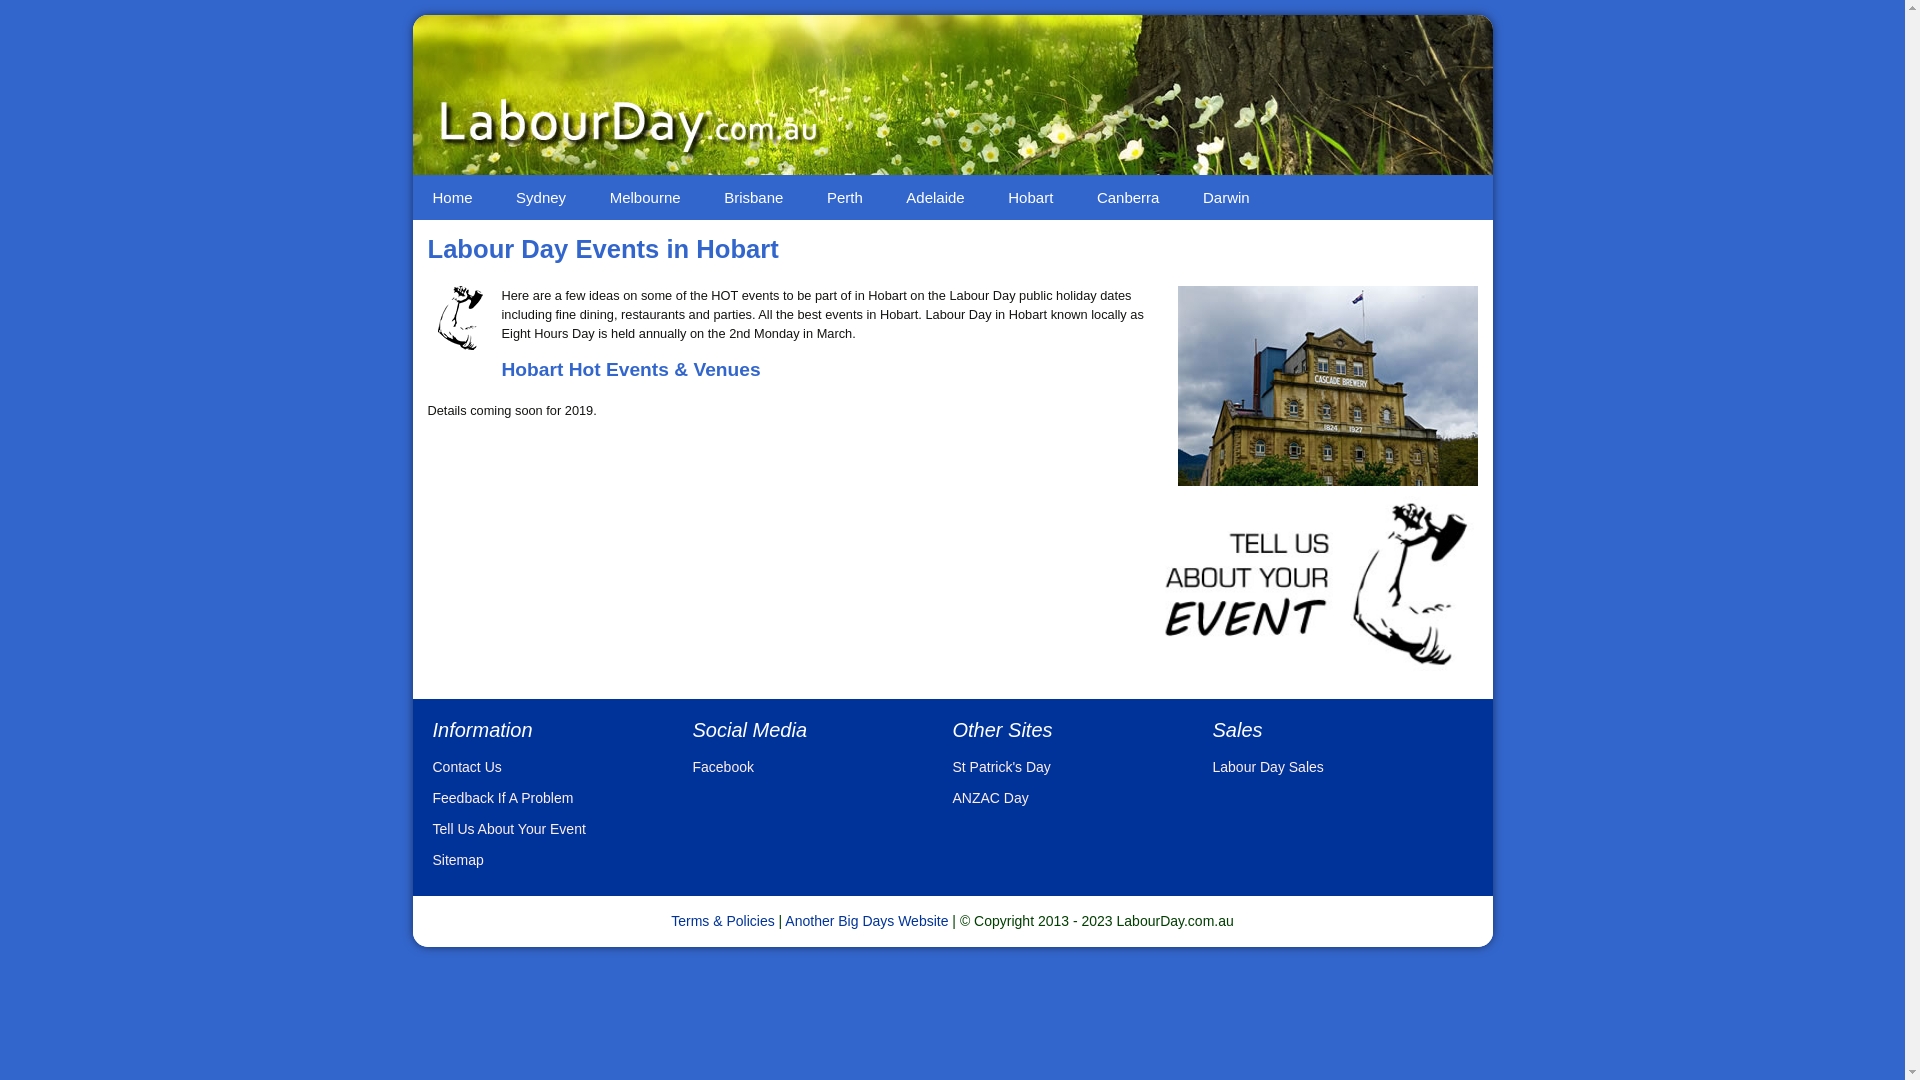 The height and width of the screenshot is (1080, 1920). Describe the element at coordinates (721, 921) in the screenshot. I see `'Terms & Policies'` at that location.